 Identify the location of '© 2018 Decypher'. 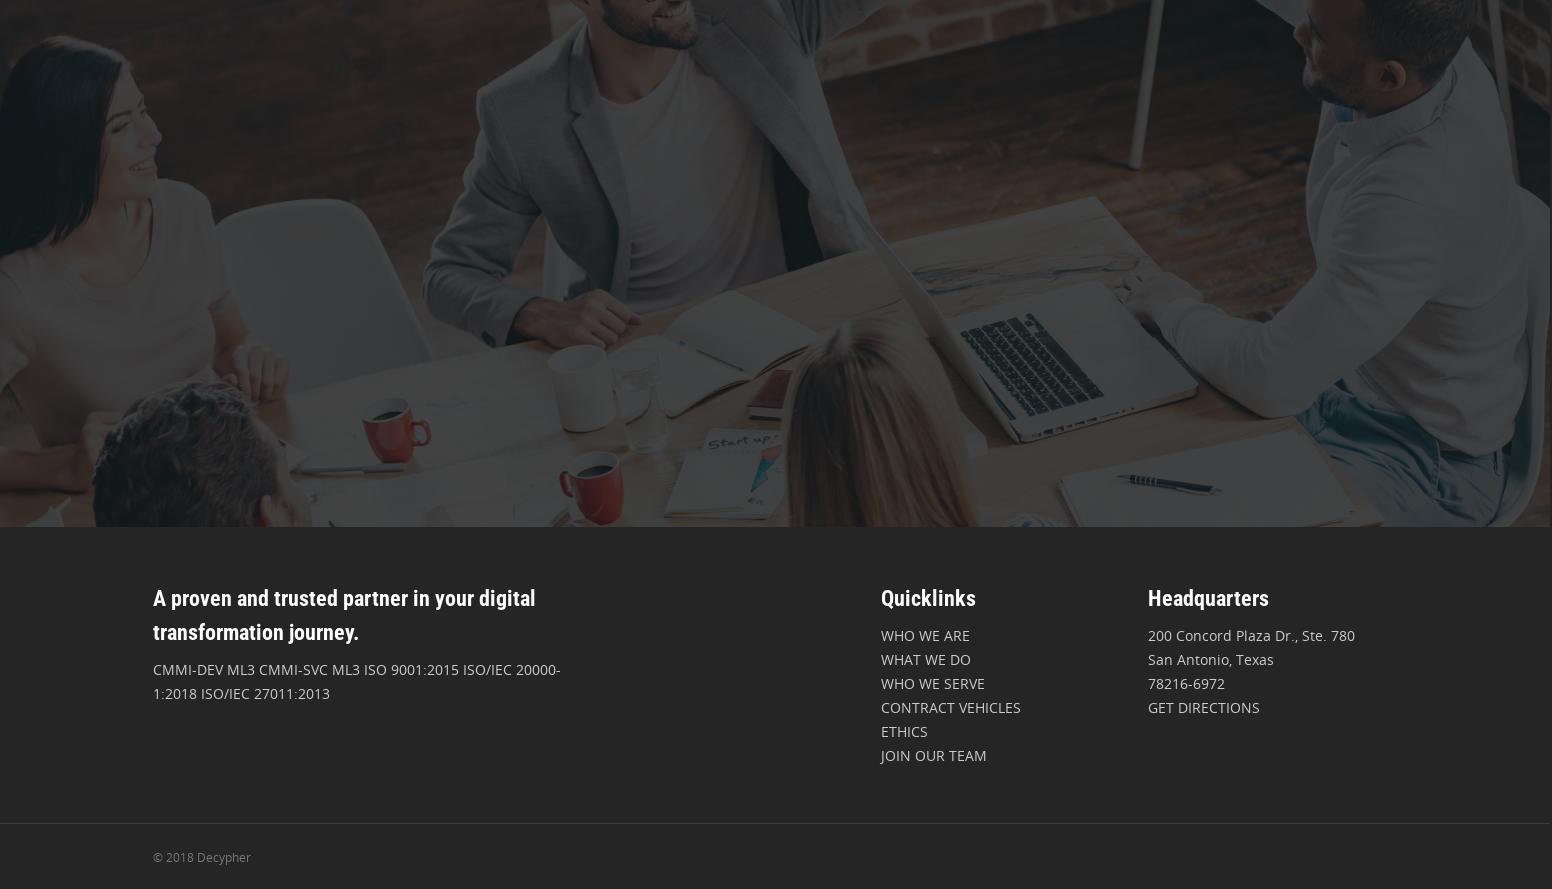
(200, 856).